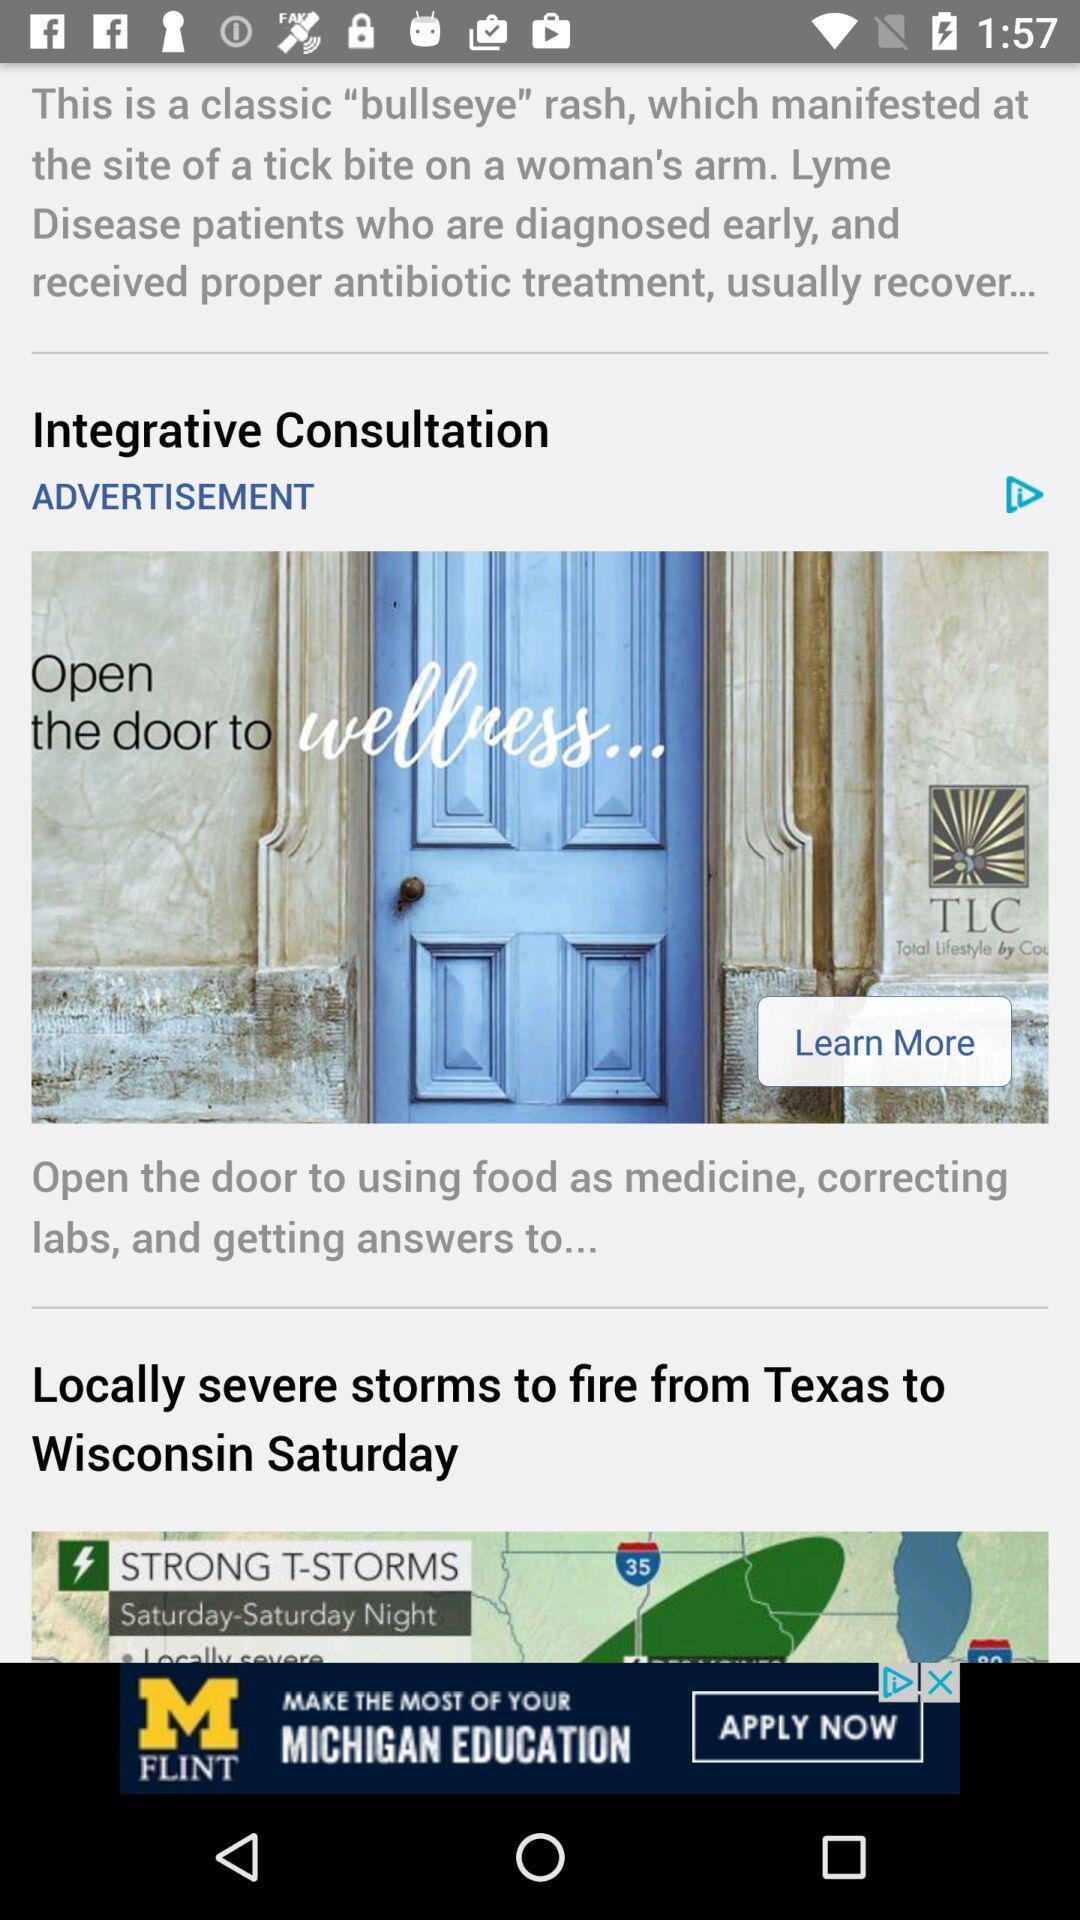  What do you see at coordinates (540, 1727) in the screenshot?
I see `the advertisement` at bounding box center [540, 1727].